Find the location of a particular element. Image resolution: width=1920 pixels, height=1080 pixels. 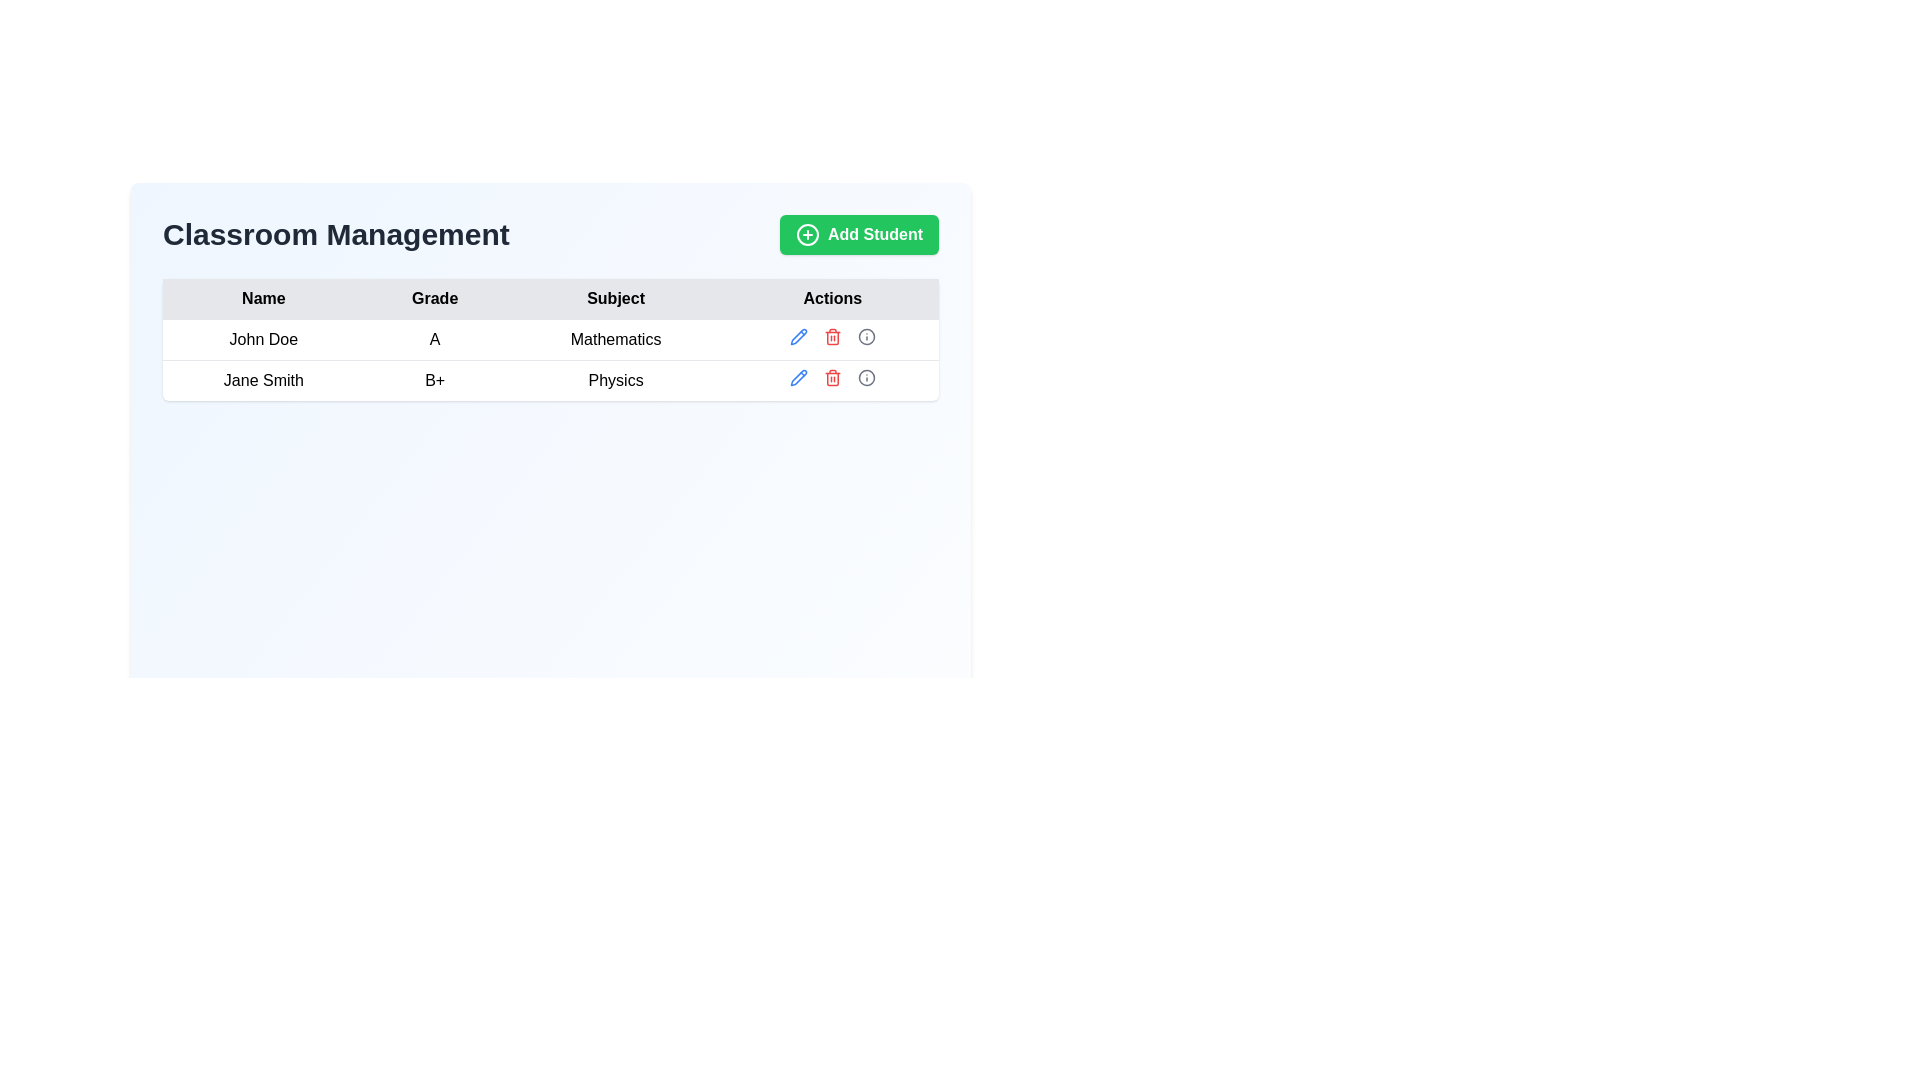

the 'Name' text label which is a bold, light gray rectangular area at the top-left of the table header is located at coordinates (262, 299).